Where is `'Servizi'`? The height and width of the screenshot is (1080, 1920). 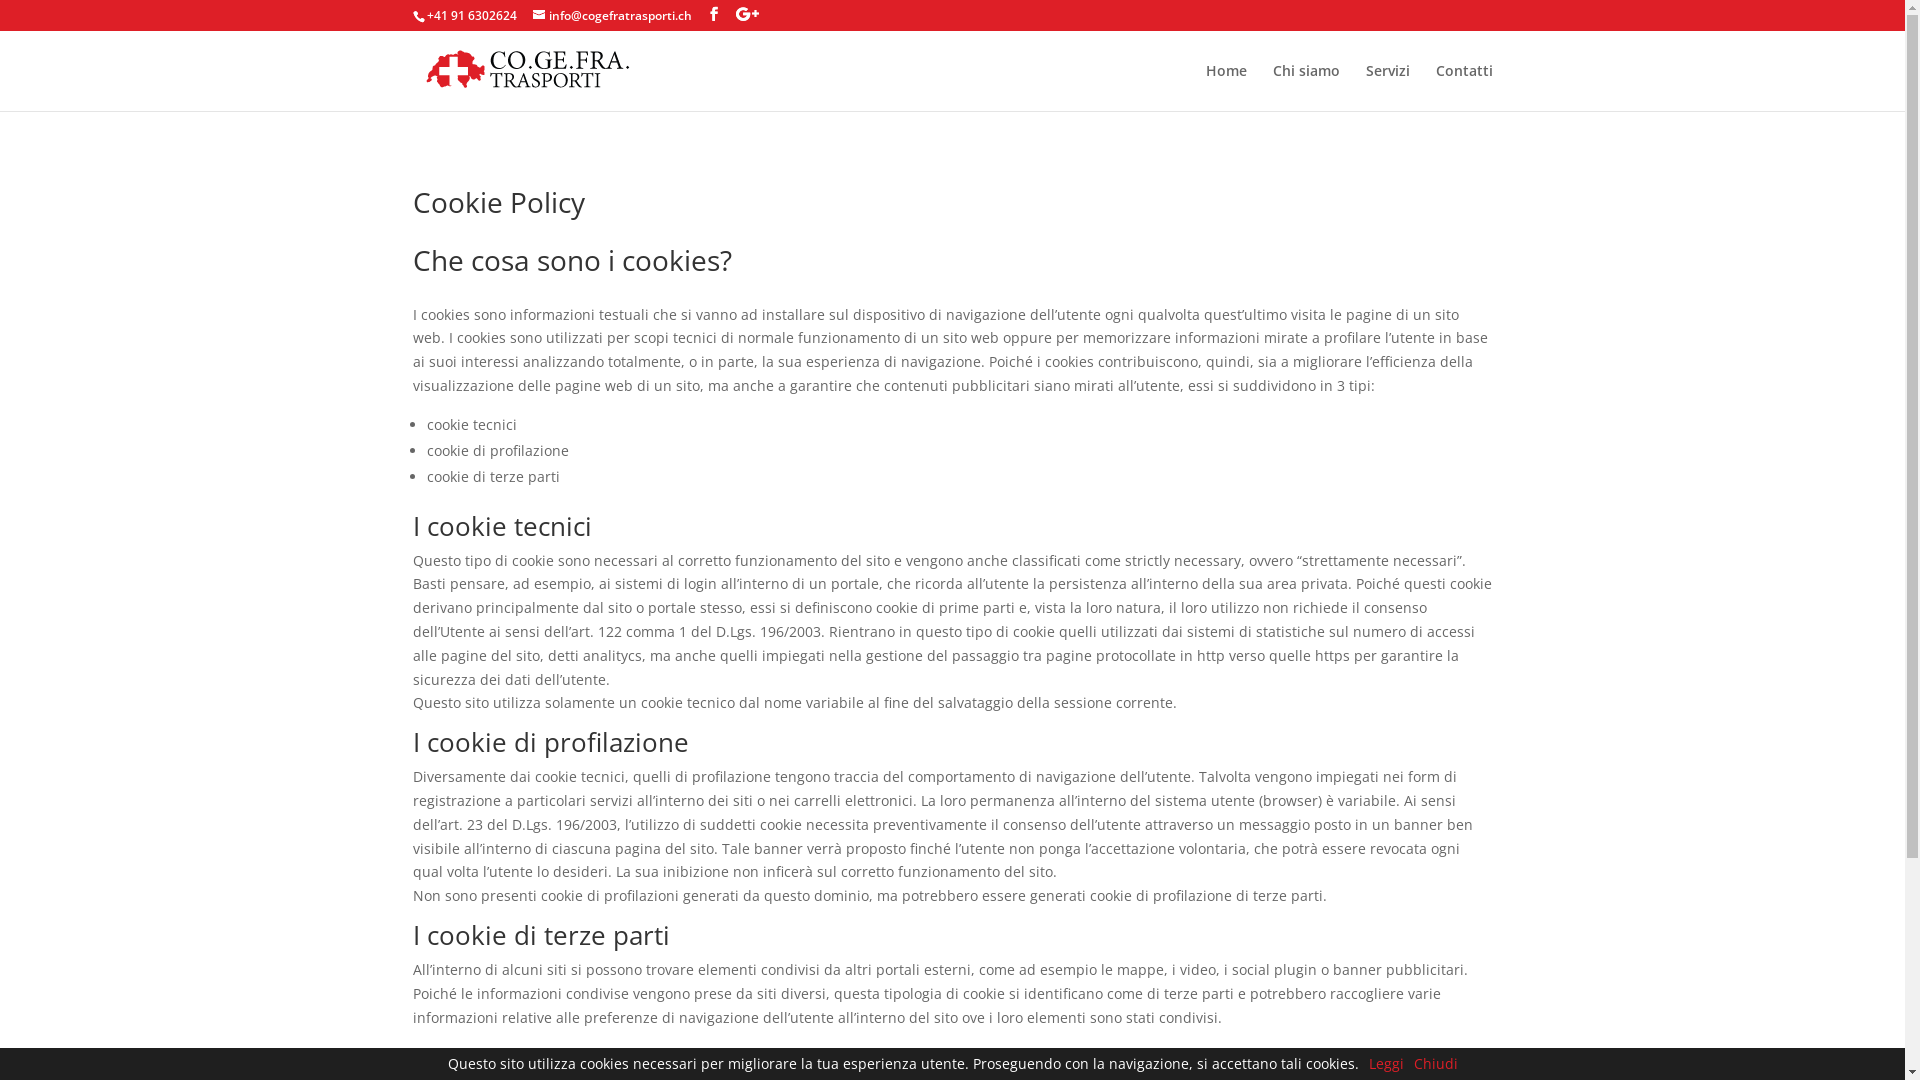
'Servizi' is located at coordinates (1386, 86).